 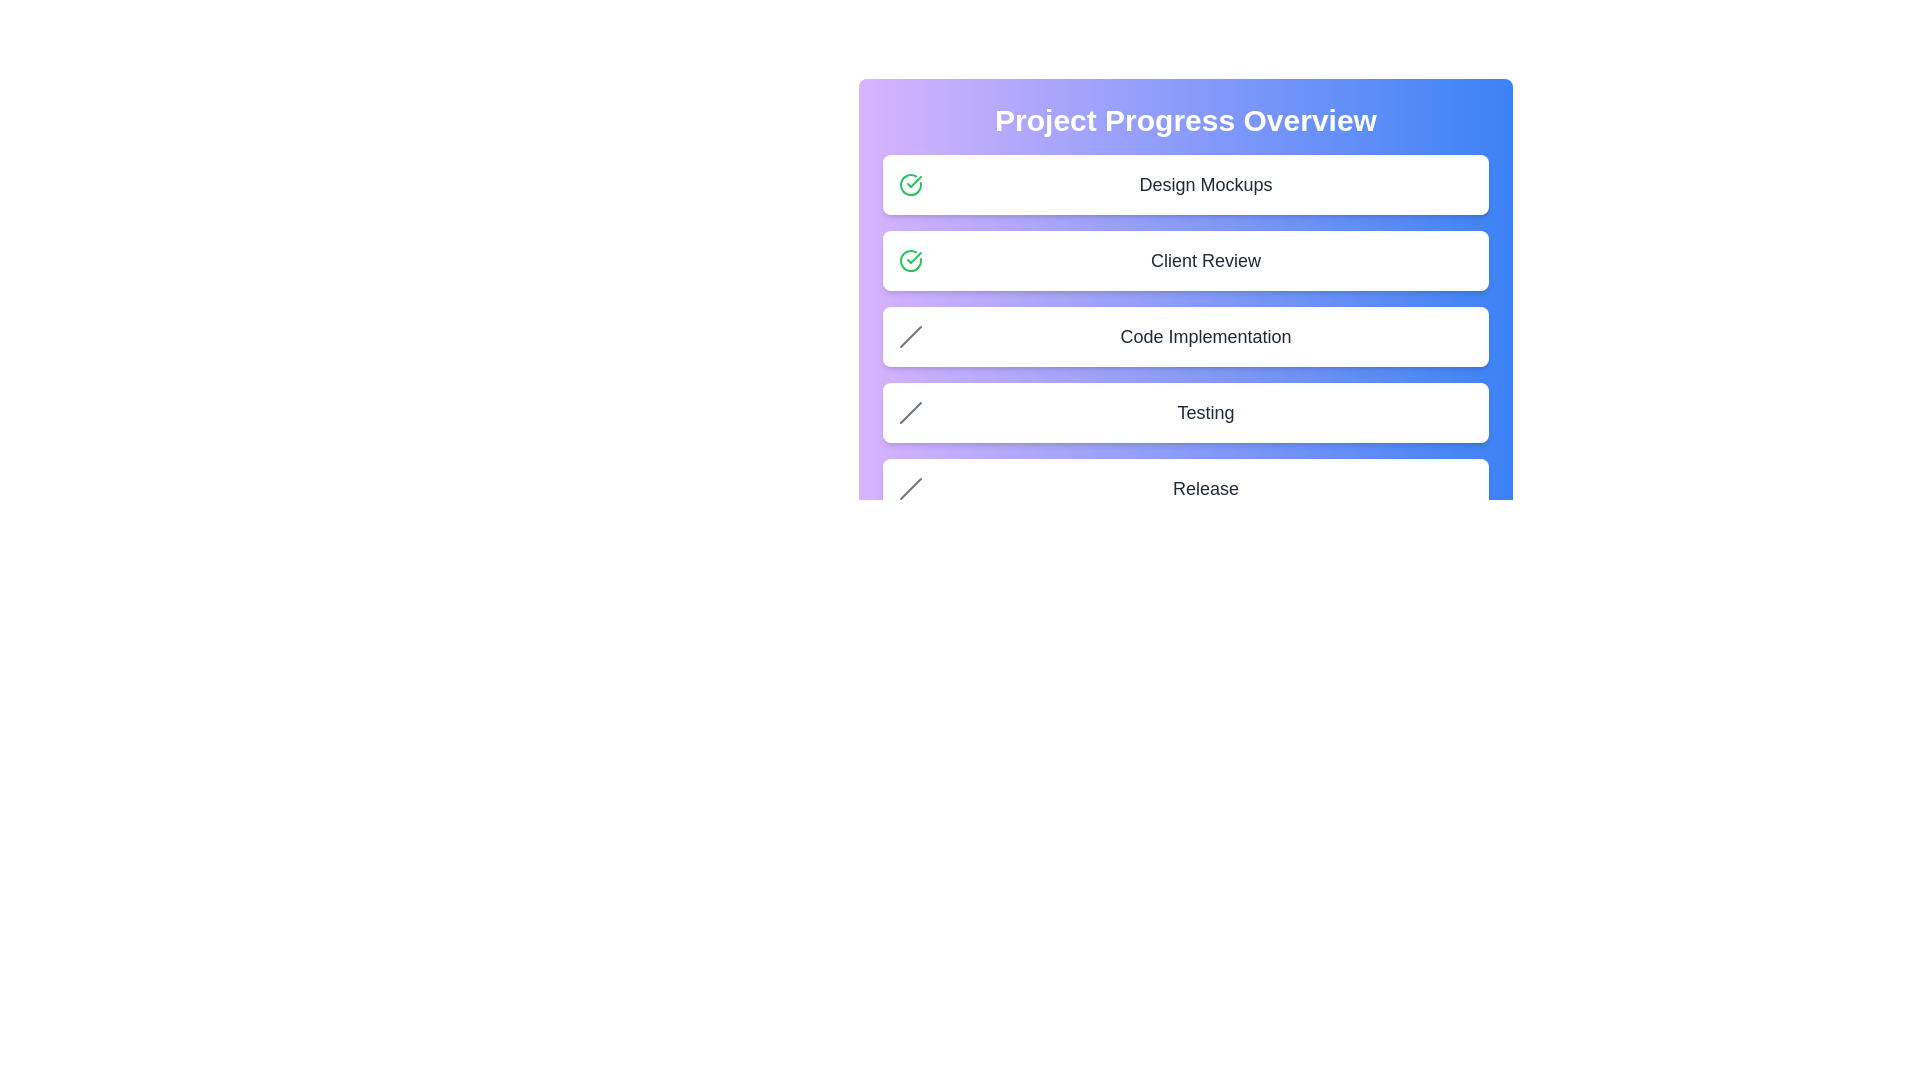 What do you see at coordinates (913, 181) in the screenshot?
I see `the checkmark icon inside a circle, which is located to the left of the text 'Client Review' and is the second icon in the vertical layout of task items` at bounding box center [913, 181].